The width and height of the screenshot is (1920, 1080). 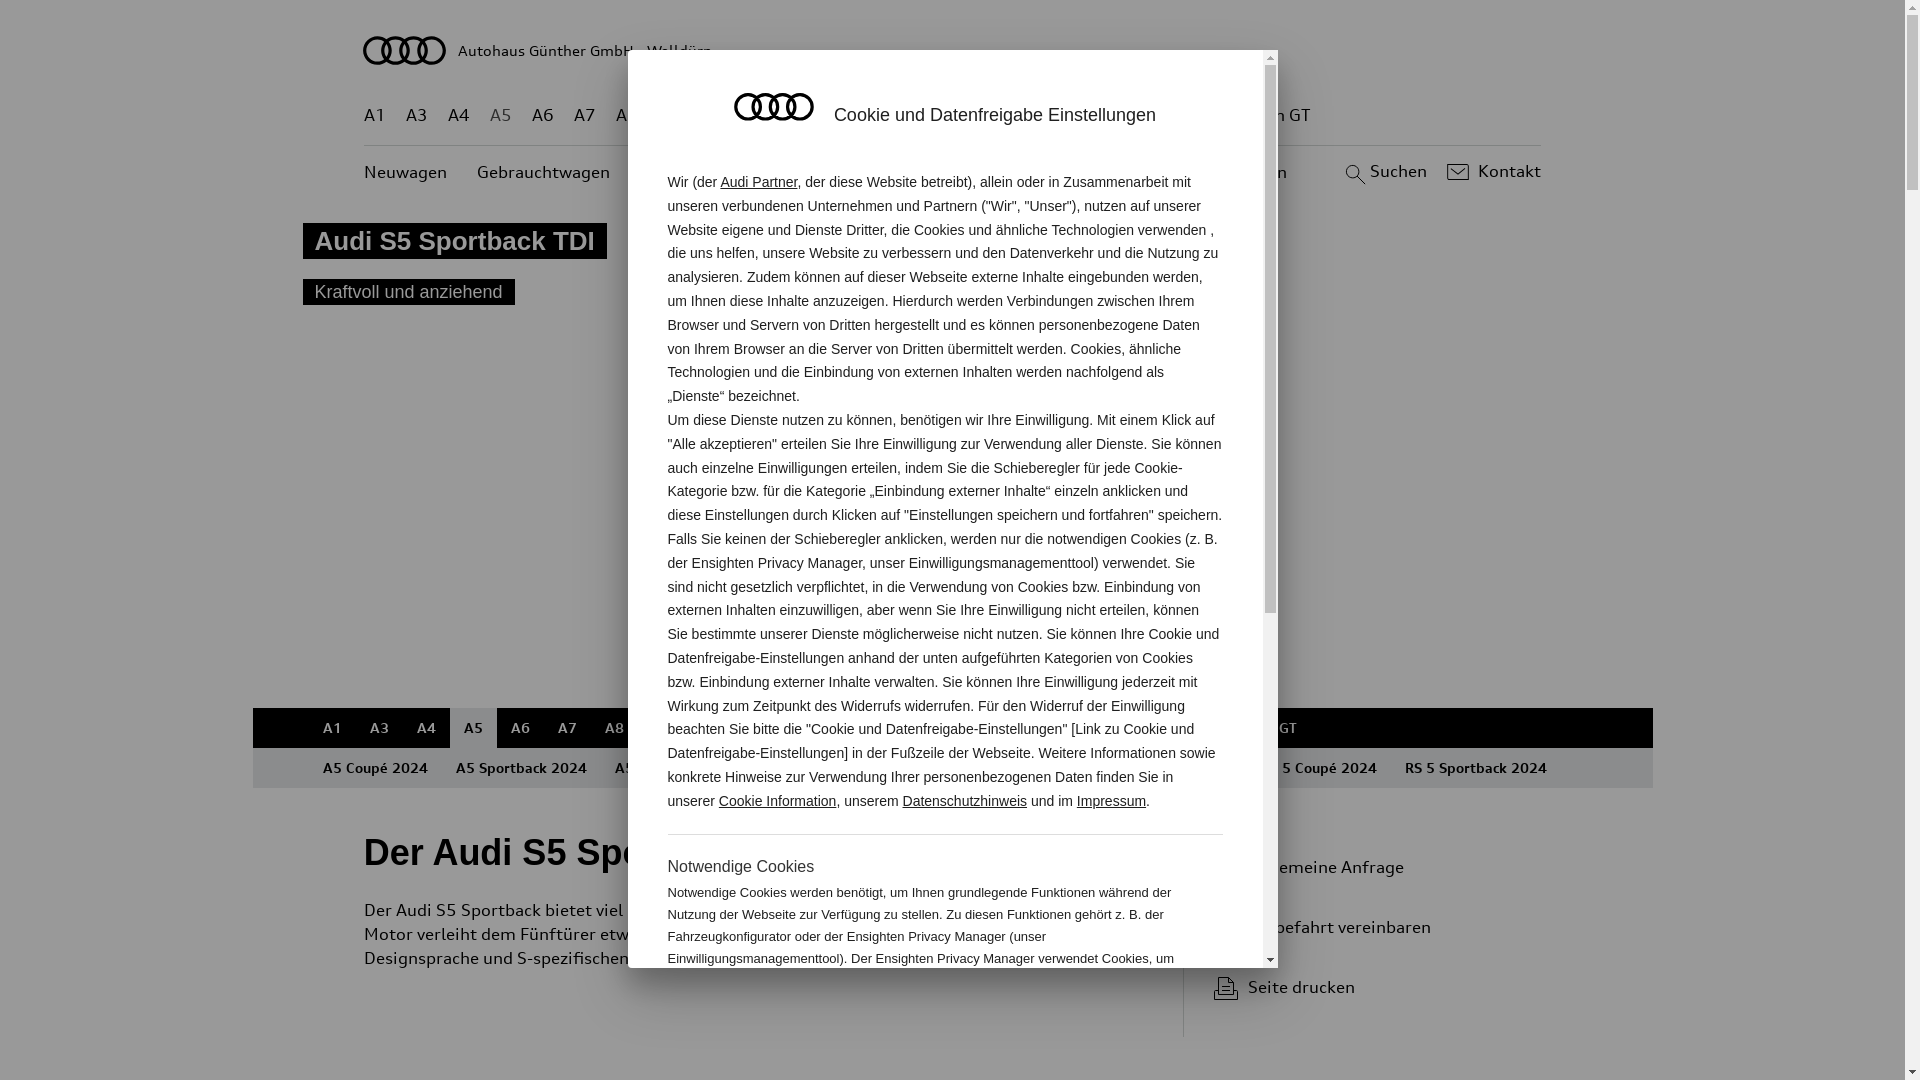 What do you see at coordinates (458, 115) in the screenshot?
I see `'A4'` at bounding box center [458, 115].